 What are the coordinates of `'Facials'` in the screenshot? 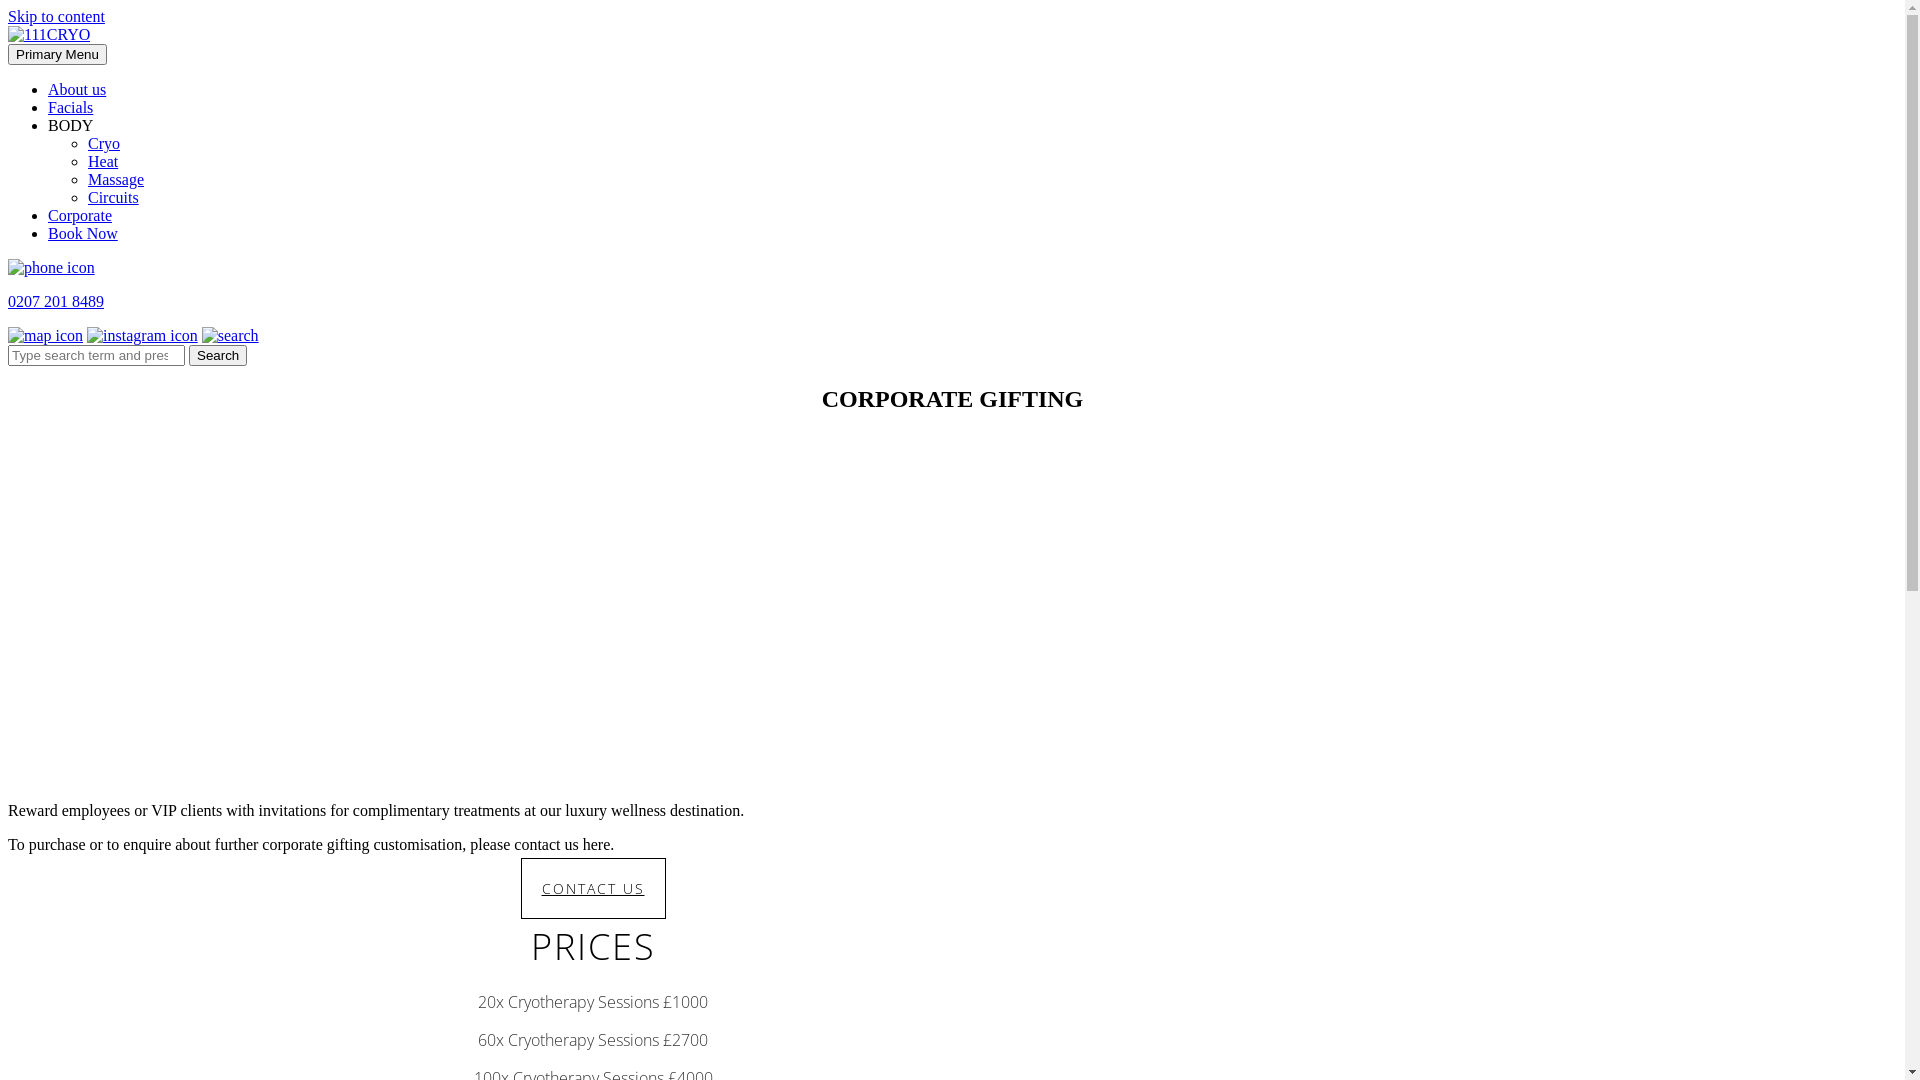 It's located at (70, 107).